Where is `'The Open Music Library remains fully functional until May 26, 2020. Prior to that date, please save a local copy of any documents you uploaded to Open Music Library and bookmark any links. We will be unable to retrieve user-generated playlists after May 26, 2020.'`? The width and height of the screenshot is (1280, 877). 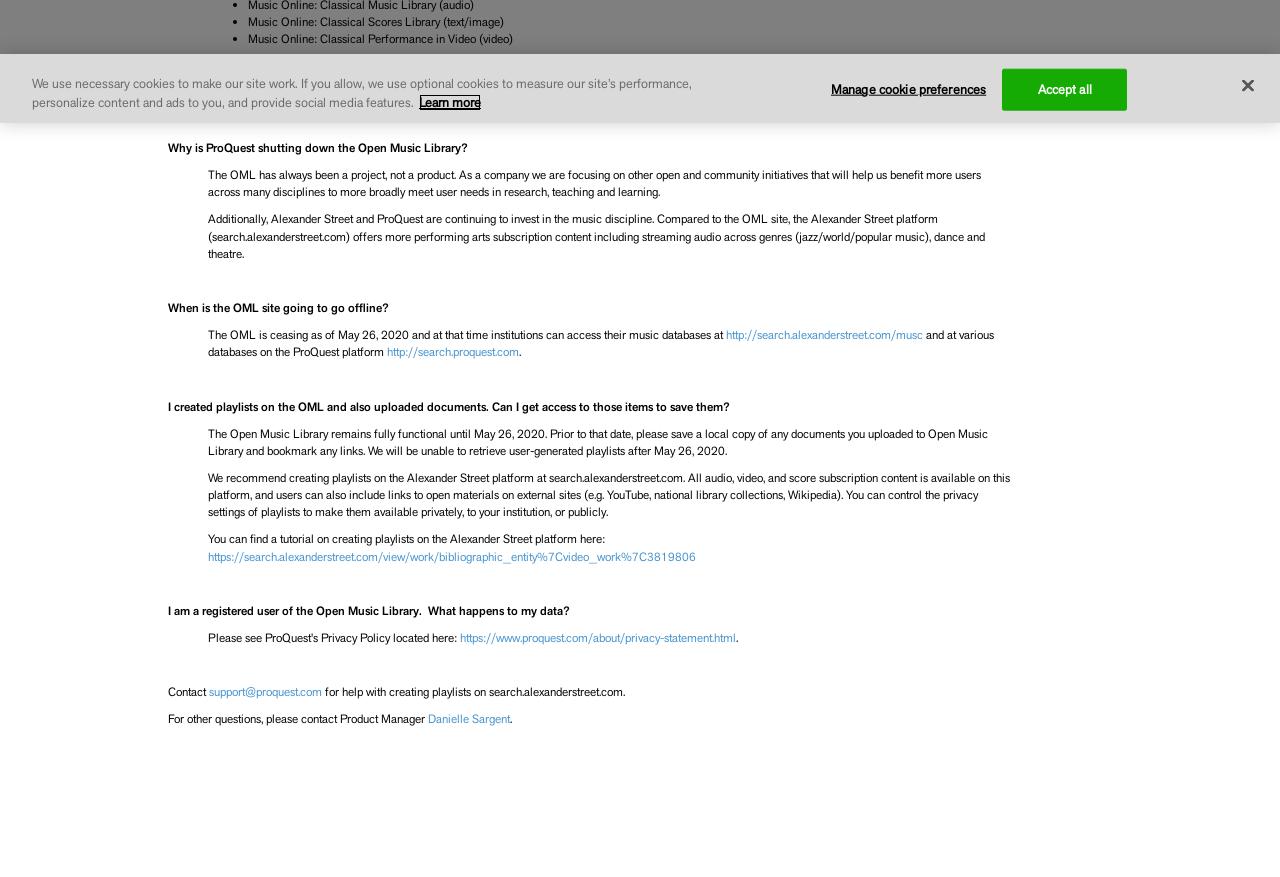 'The Open Music Library remains fully functional until May 26, 2020. Prior to that date, please save a local copy of any documents you uploaded to Open Music Library and bookmark any links. We will be unable to retrieve user-generated playlists after May 26, 2020.' is located at coordinates (595, 441).